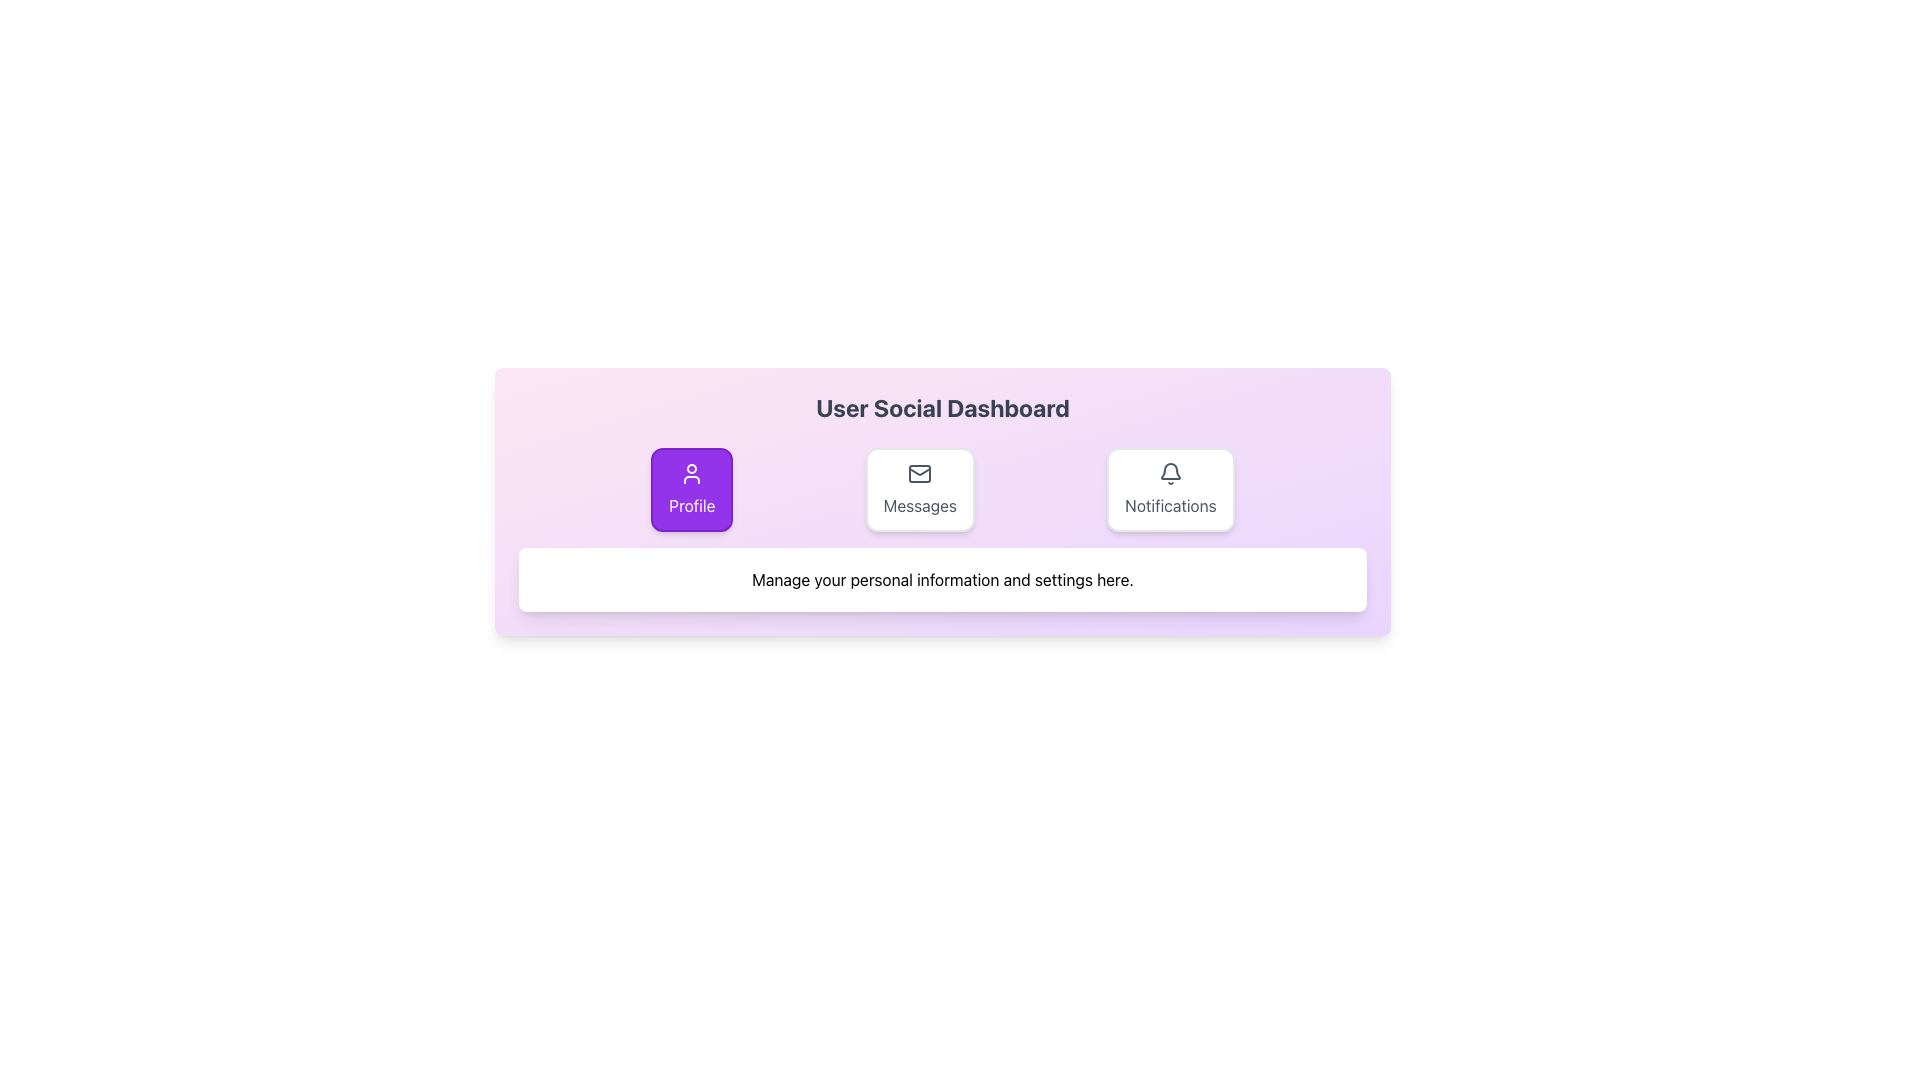  I want to click on the 'Messages' button, which features an envelope icon above the text, so click(919, 489).